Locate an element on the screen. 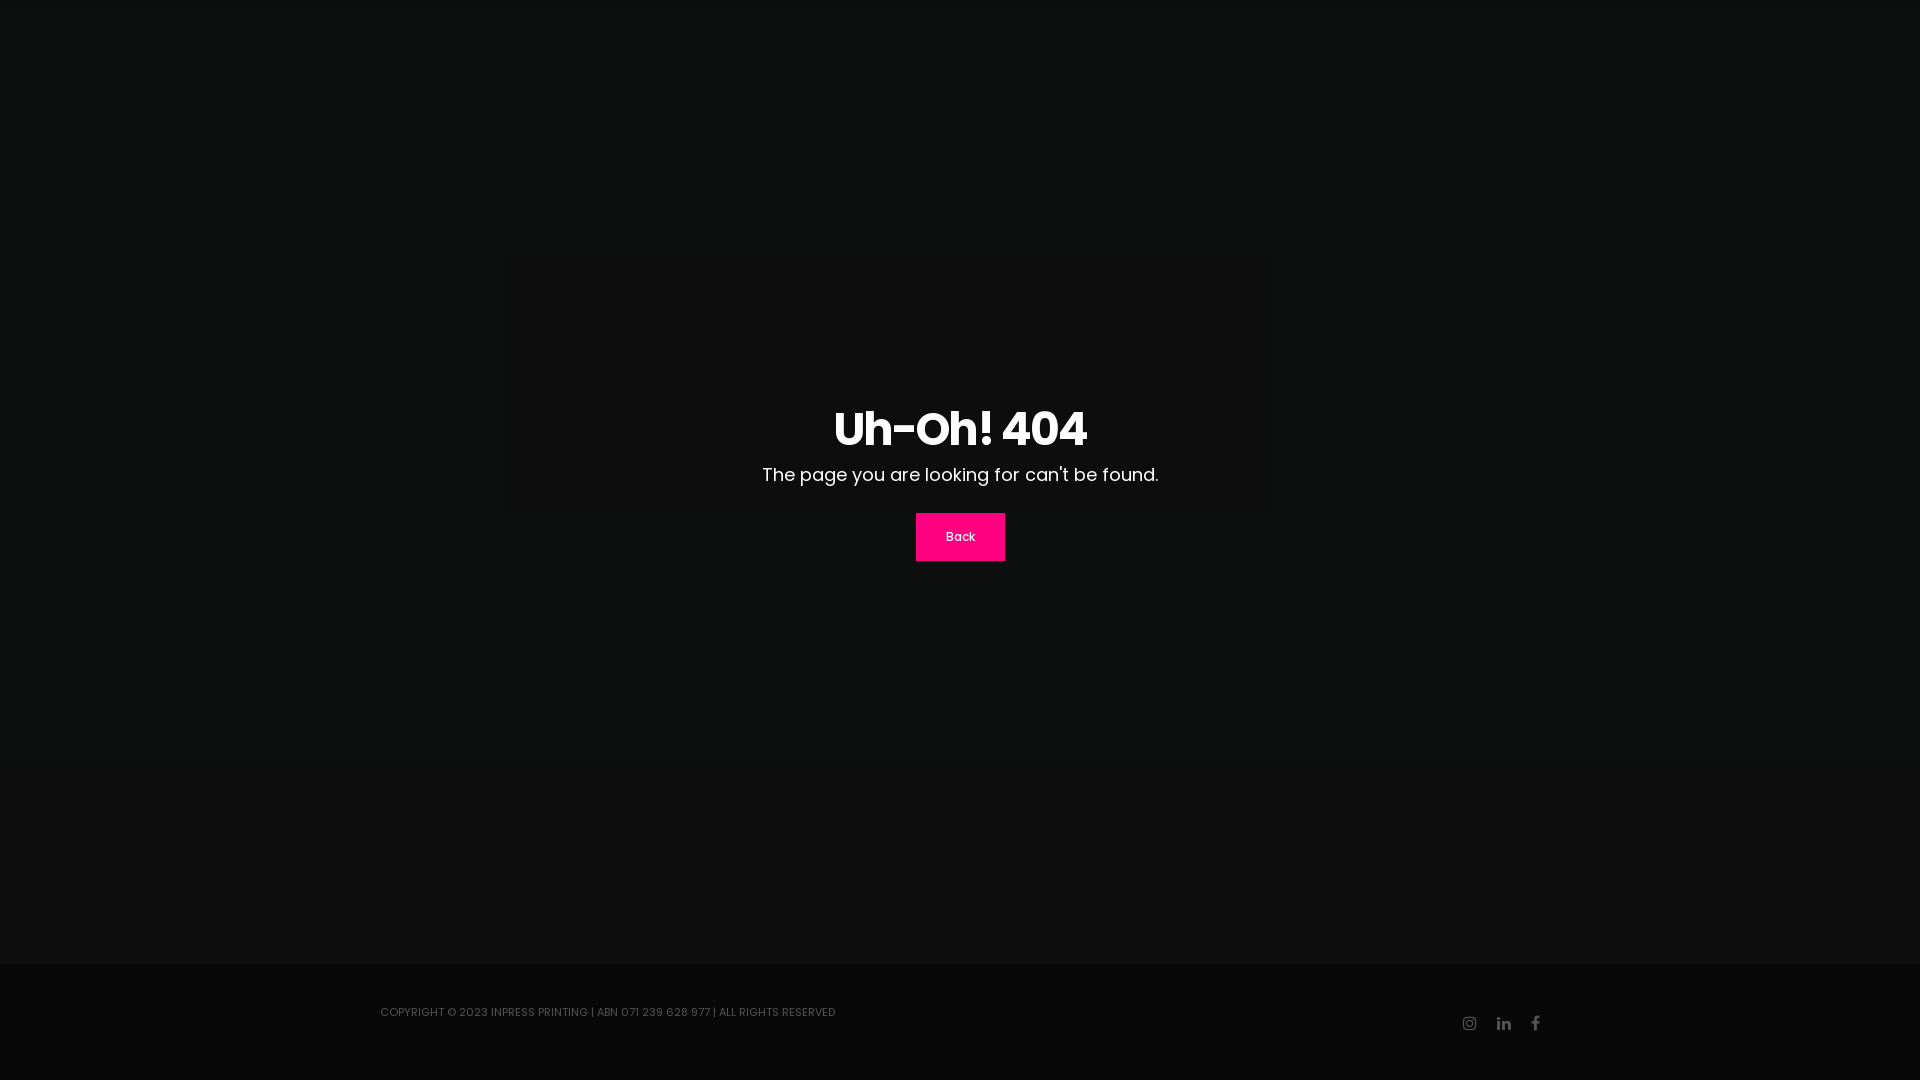  'Back' is located at coordinates (960, 535).